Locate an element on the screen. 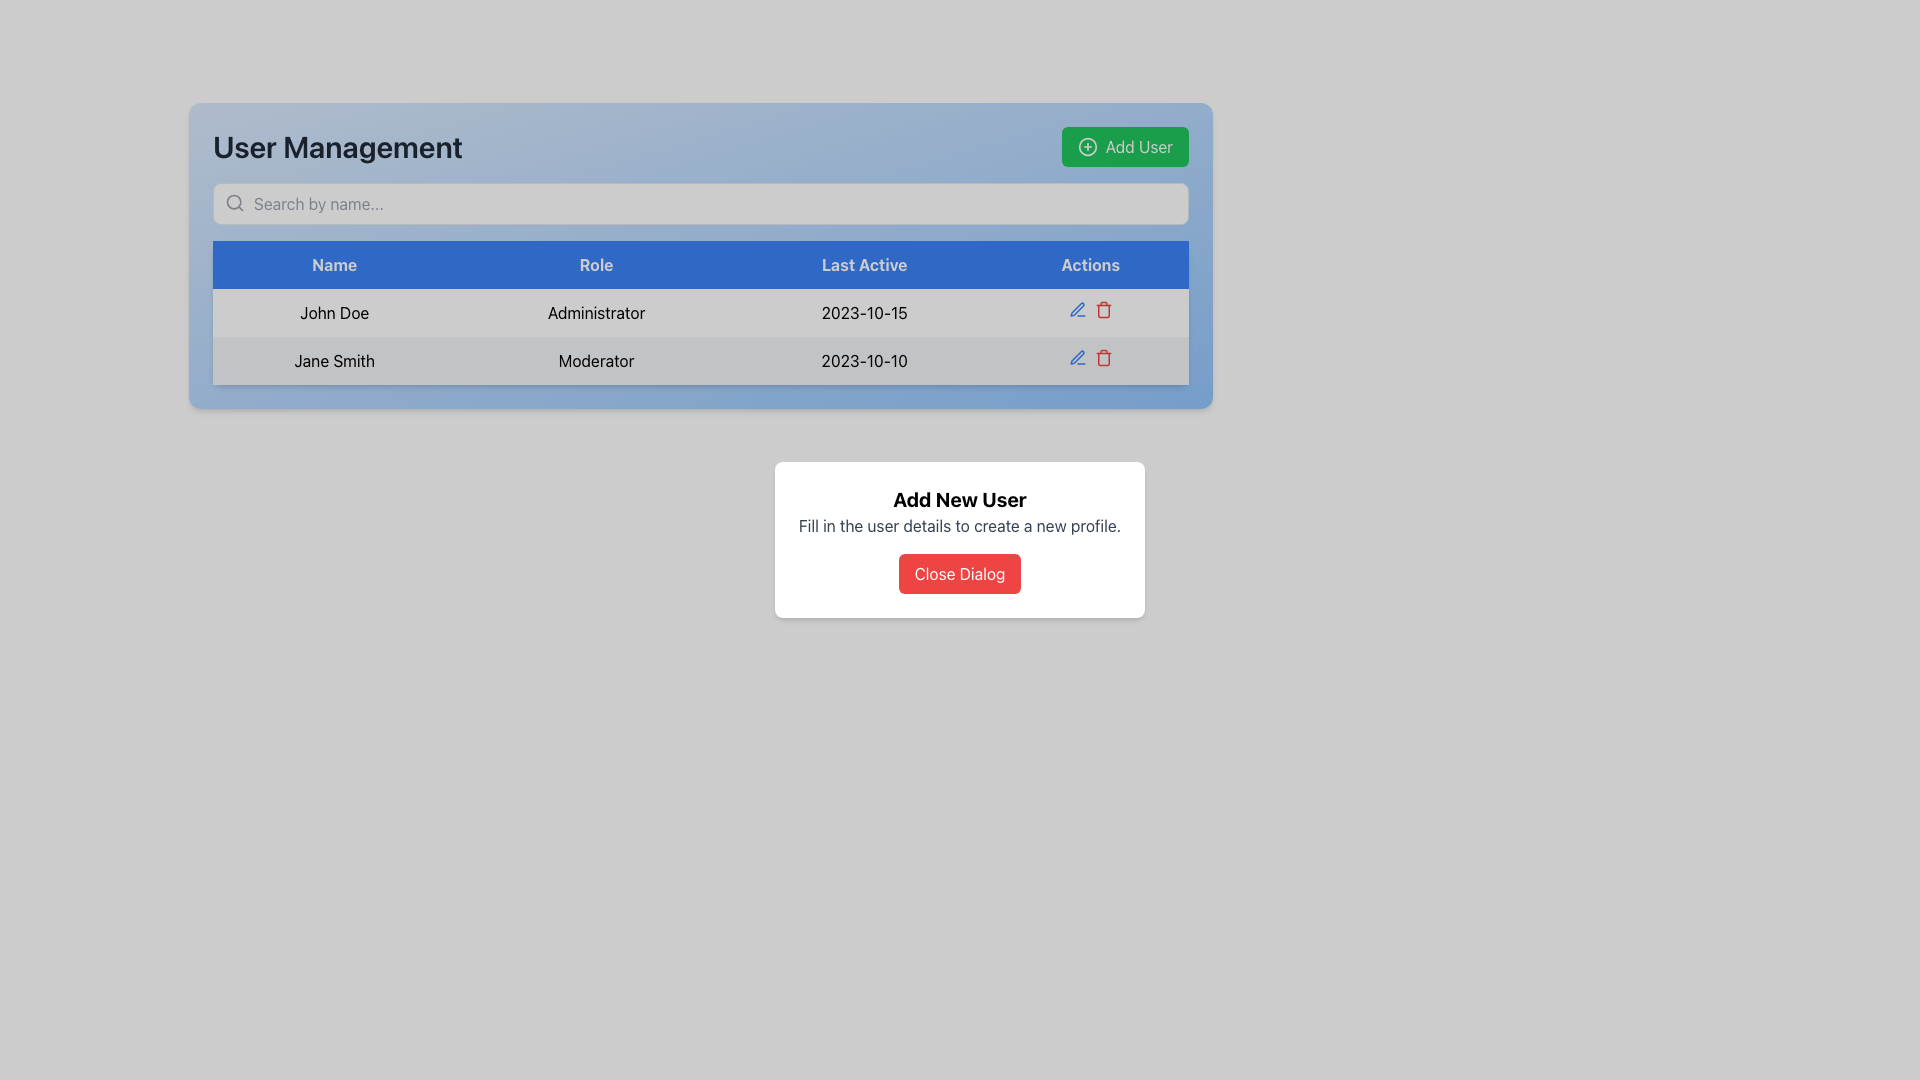 The height and width of the screenshot is (1080, 1920). text 'Last Active' from the Table Header Cell, which is styled in white text on a blue background and is the third column header in the table layout is located at coordinates (864, 264).